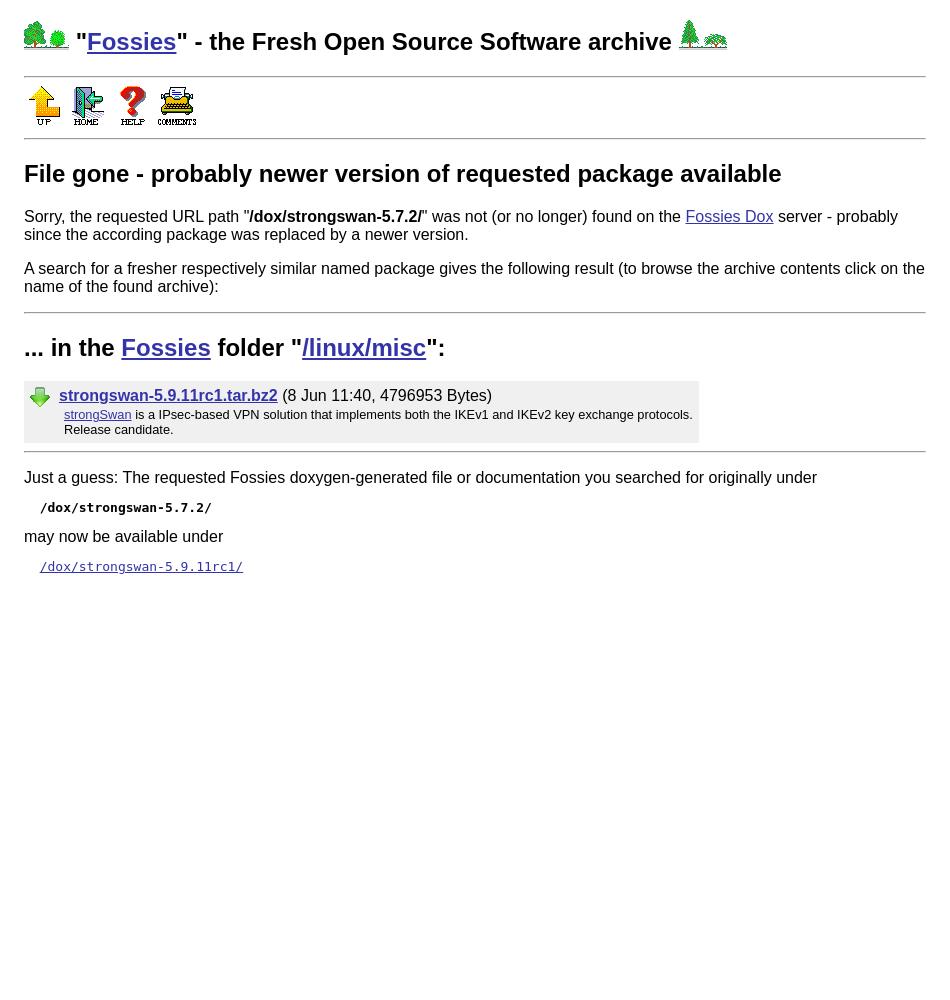  I want to click on '/linux/misc', so click(363, 345).